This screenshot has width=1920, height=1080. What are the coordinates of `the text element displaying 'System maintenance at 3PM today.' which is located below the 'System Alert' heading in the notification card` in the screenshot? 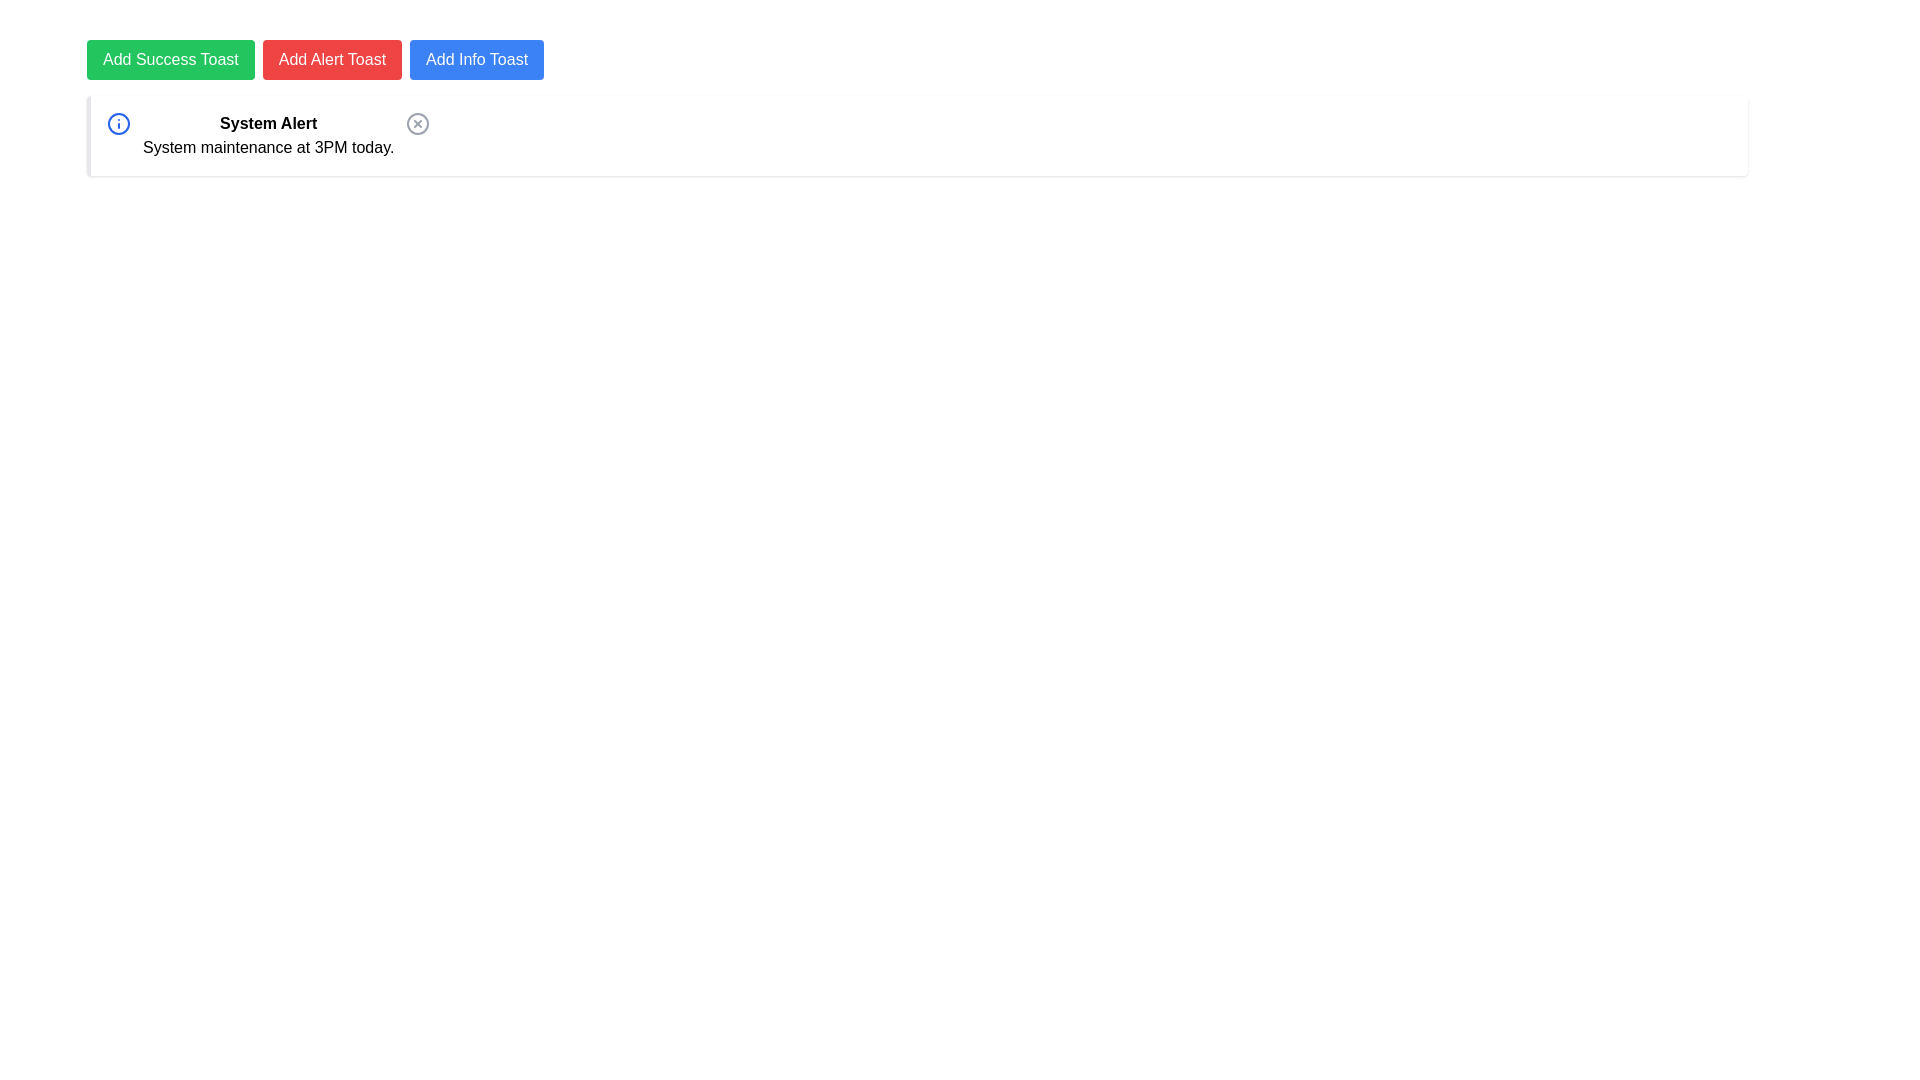 It's located at (267, 146).